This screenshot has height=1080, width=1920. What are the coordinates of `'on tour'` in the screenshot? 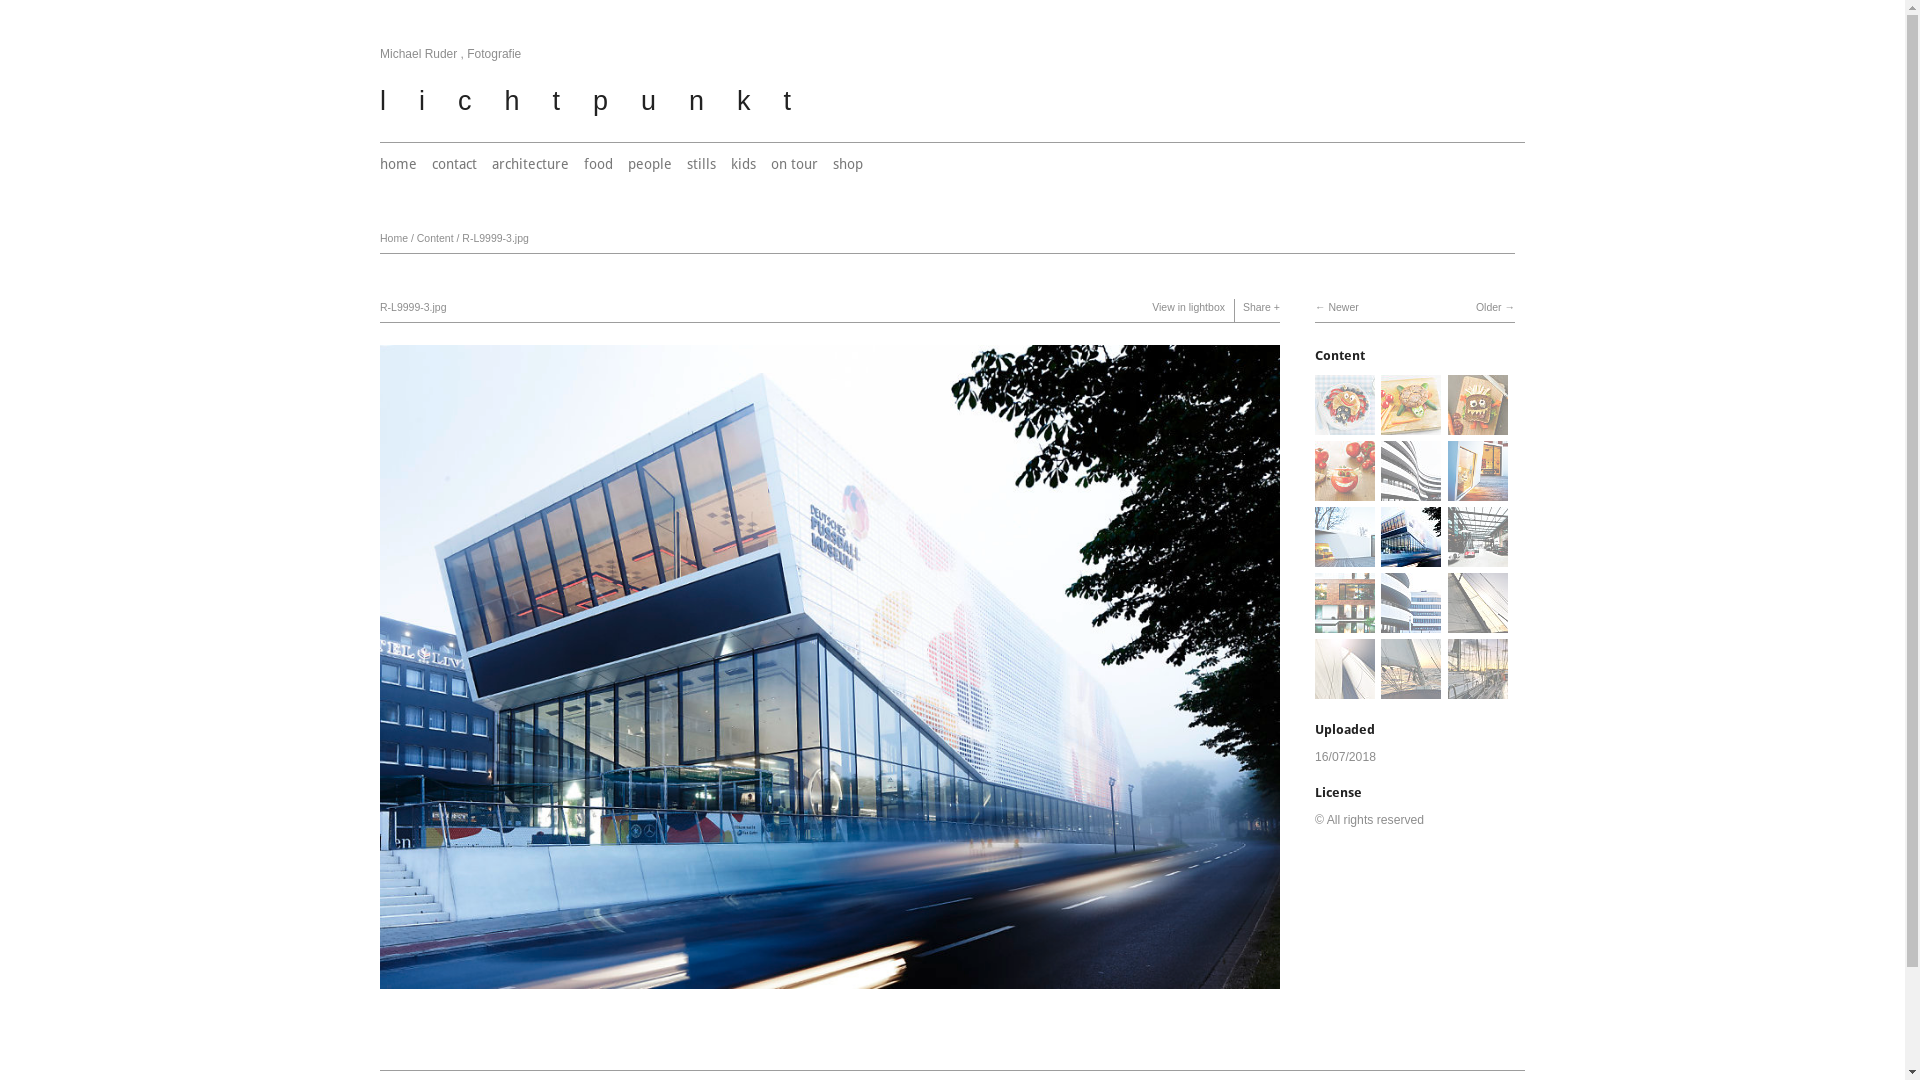 It's located at (793, 163).